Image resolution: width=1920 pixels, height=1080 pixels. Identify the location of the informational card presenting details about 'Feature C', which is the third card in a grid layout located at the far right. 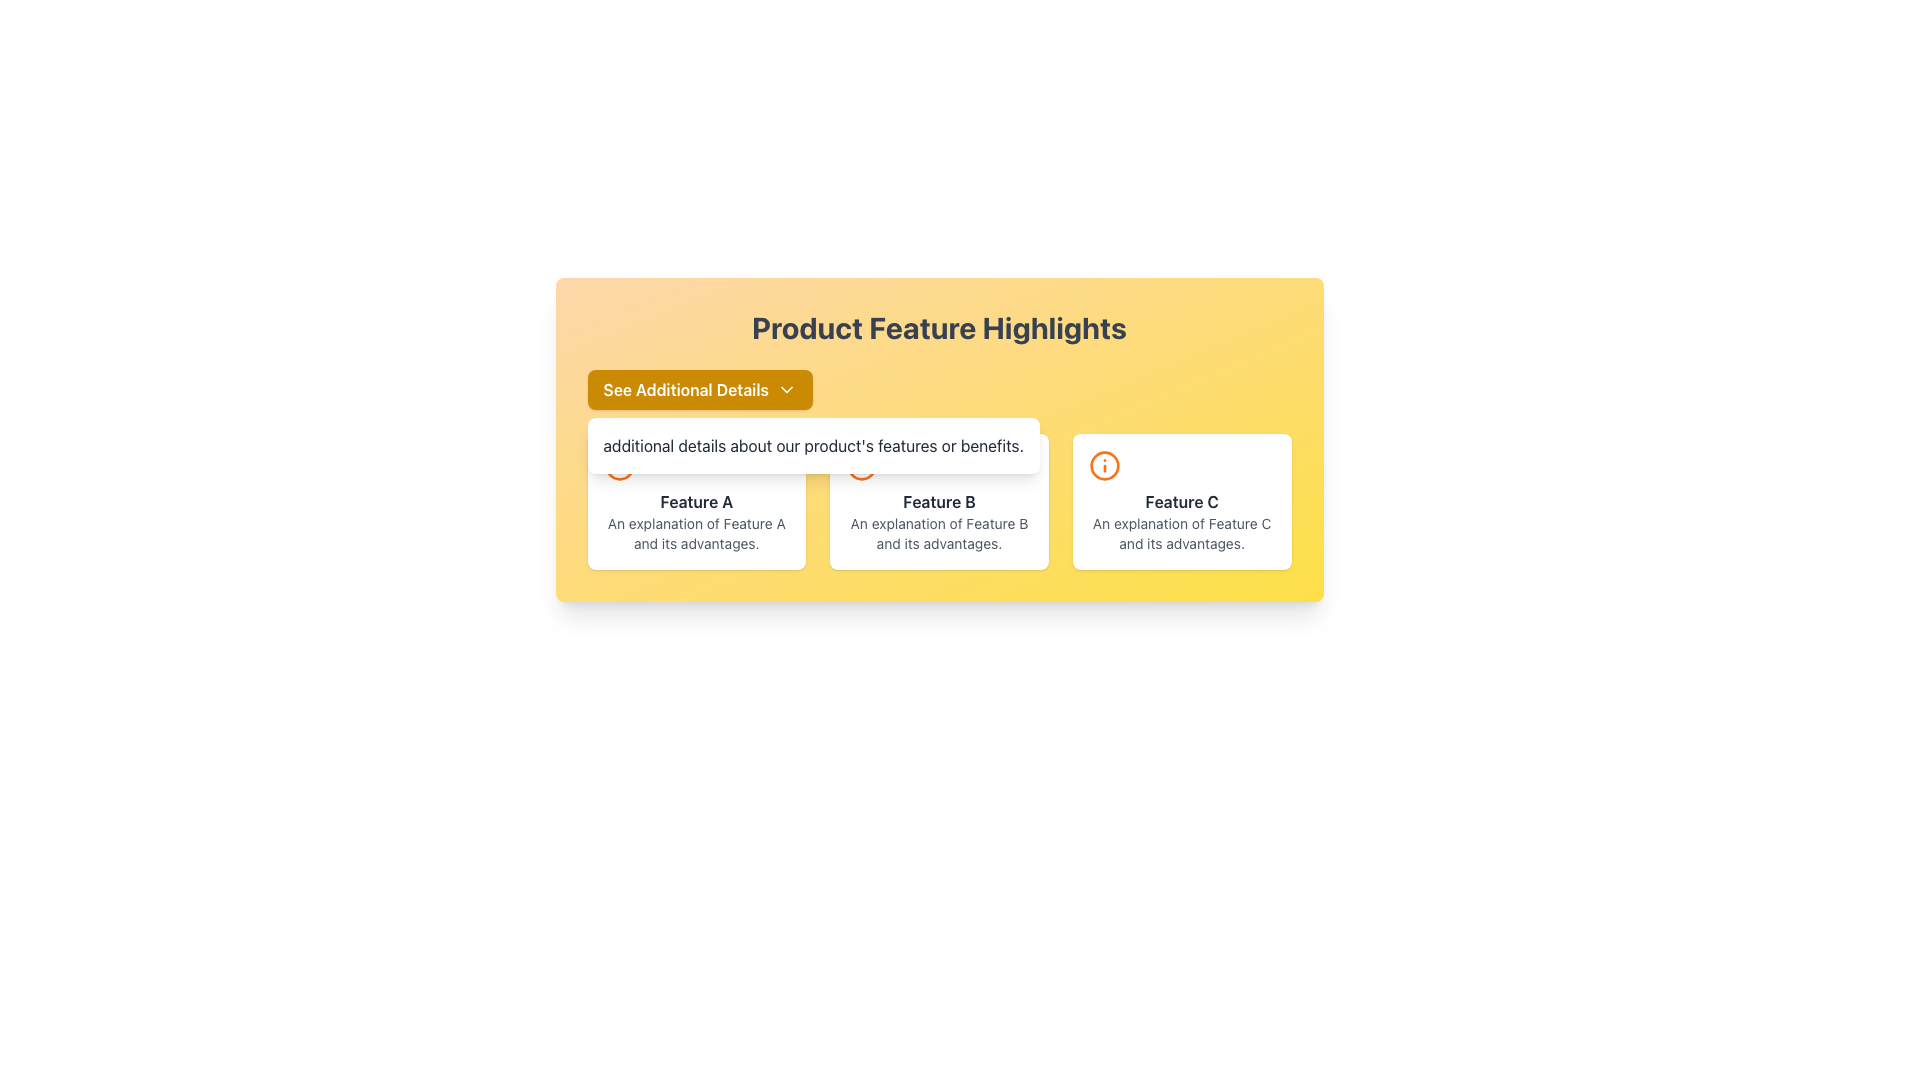
(1182, 500).